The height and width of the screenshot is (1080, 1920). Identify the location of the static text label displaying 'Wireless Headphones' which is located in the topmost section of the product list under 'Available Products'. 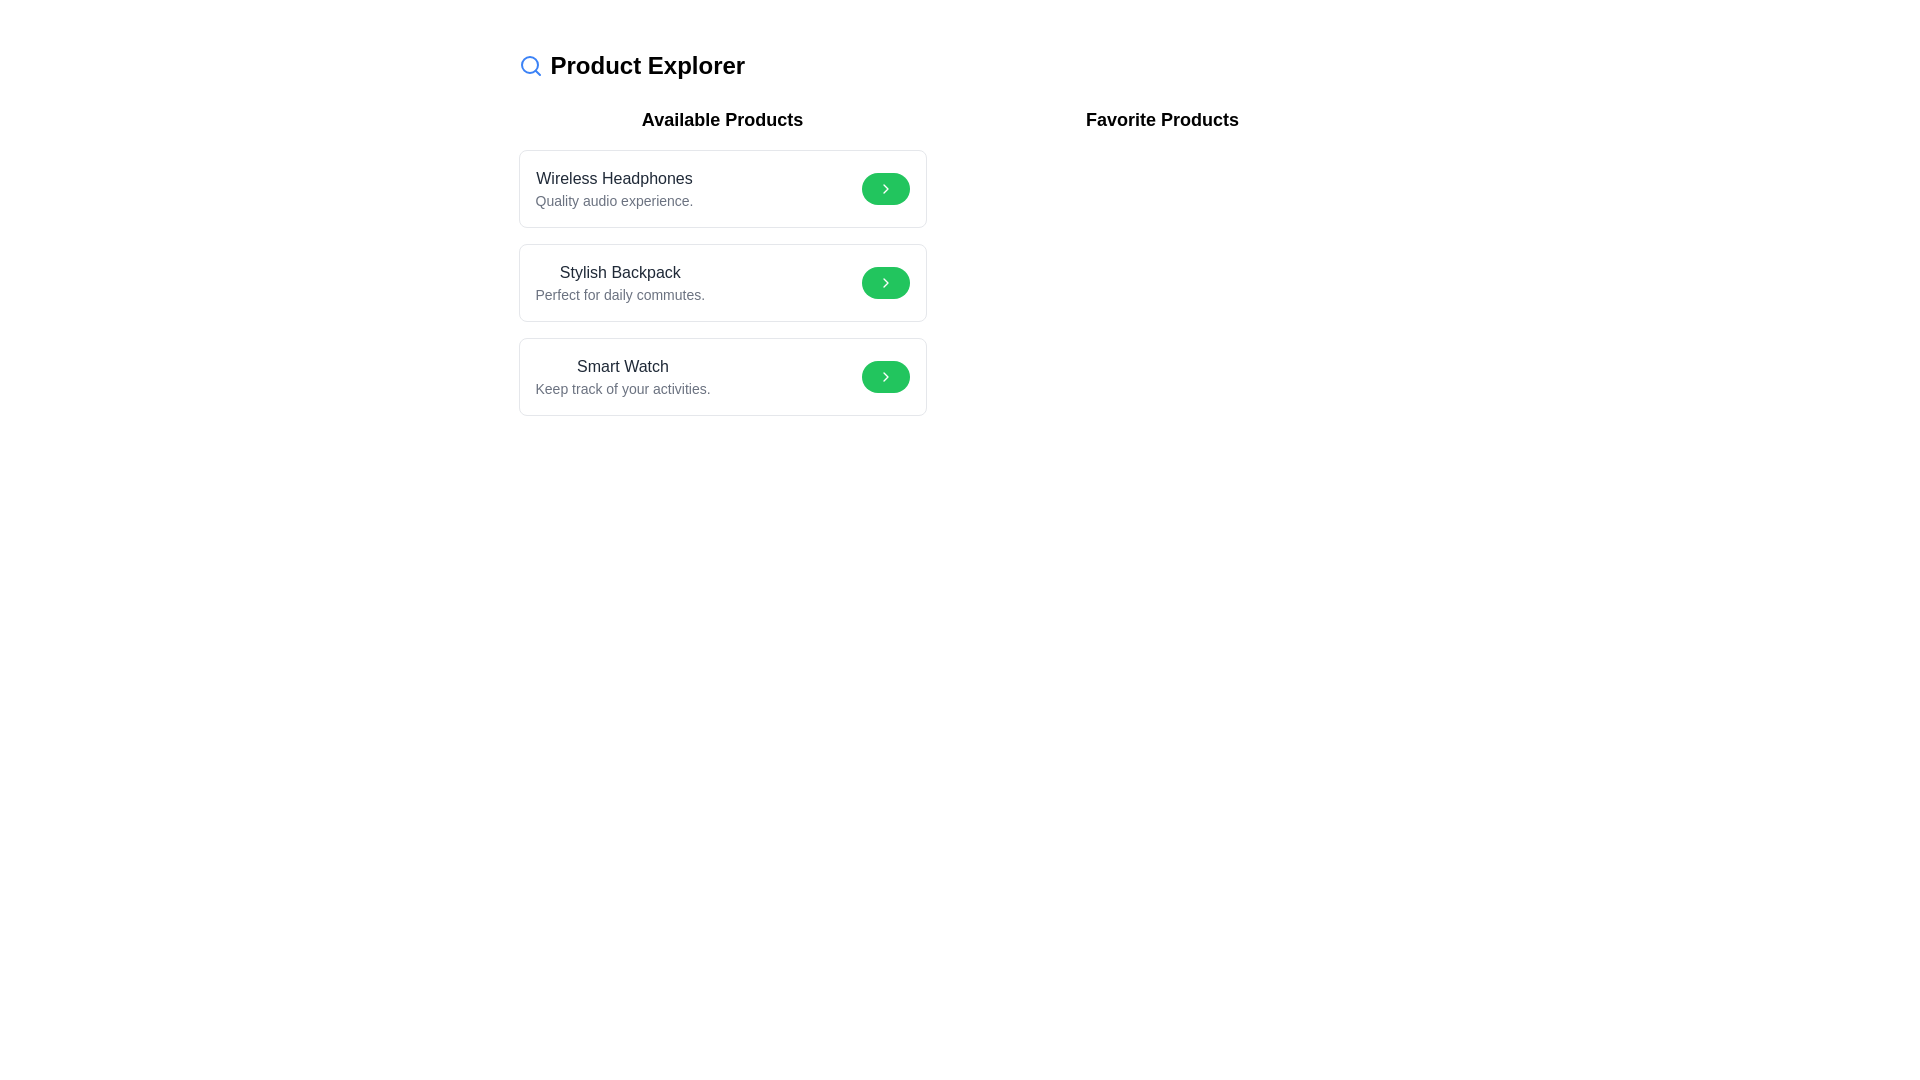
(613, 189).